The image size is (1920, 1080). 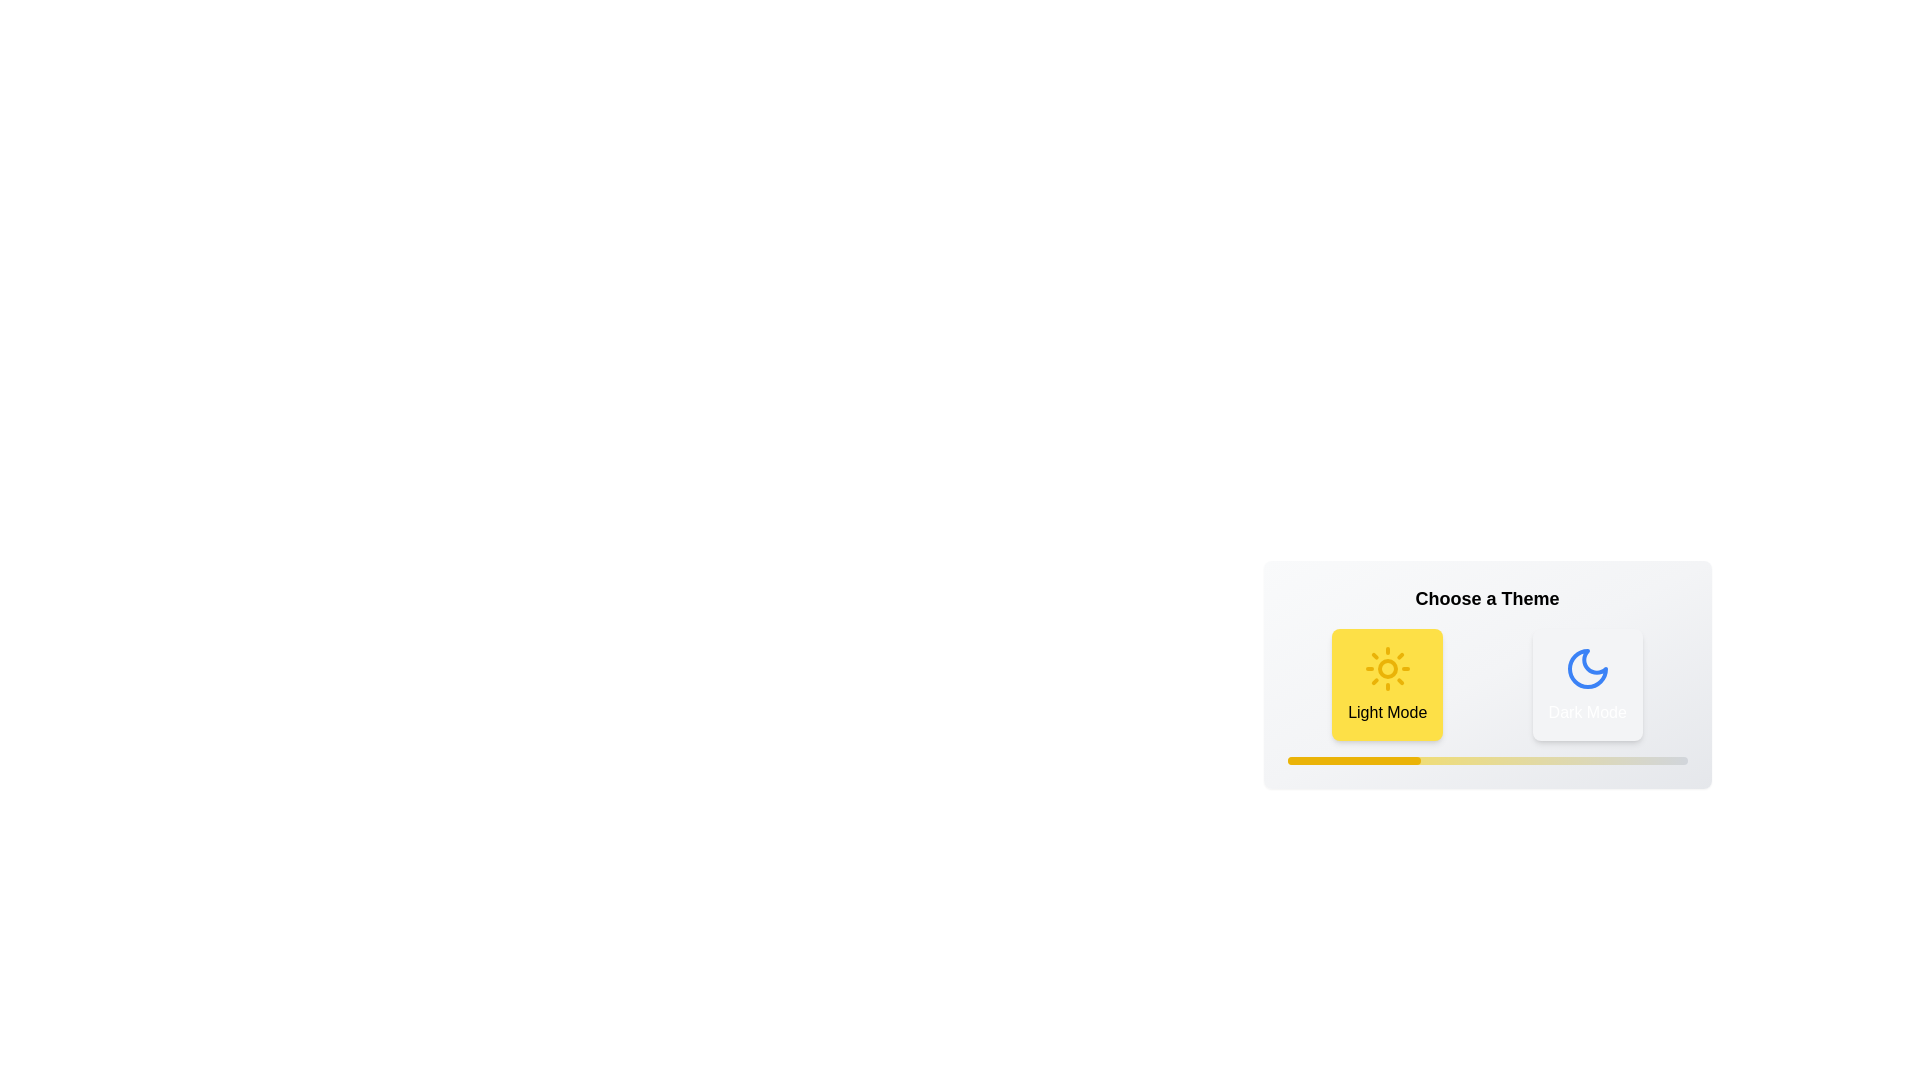 I want to click on the 'Light Mode' button to switch to the light theme, so click(x=1386, y=684).